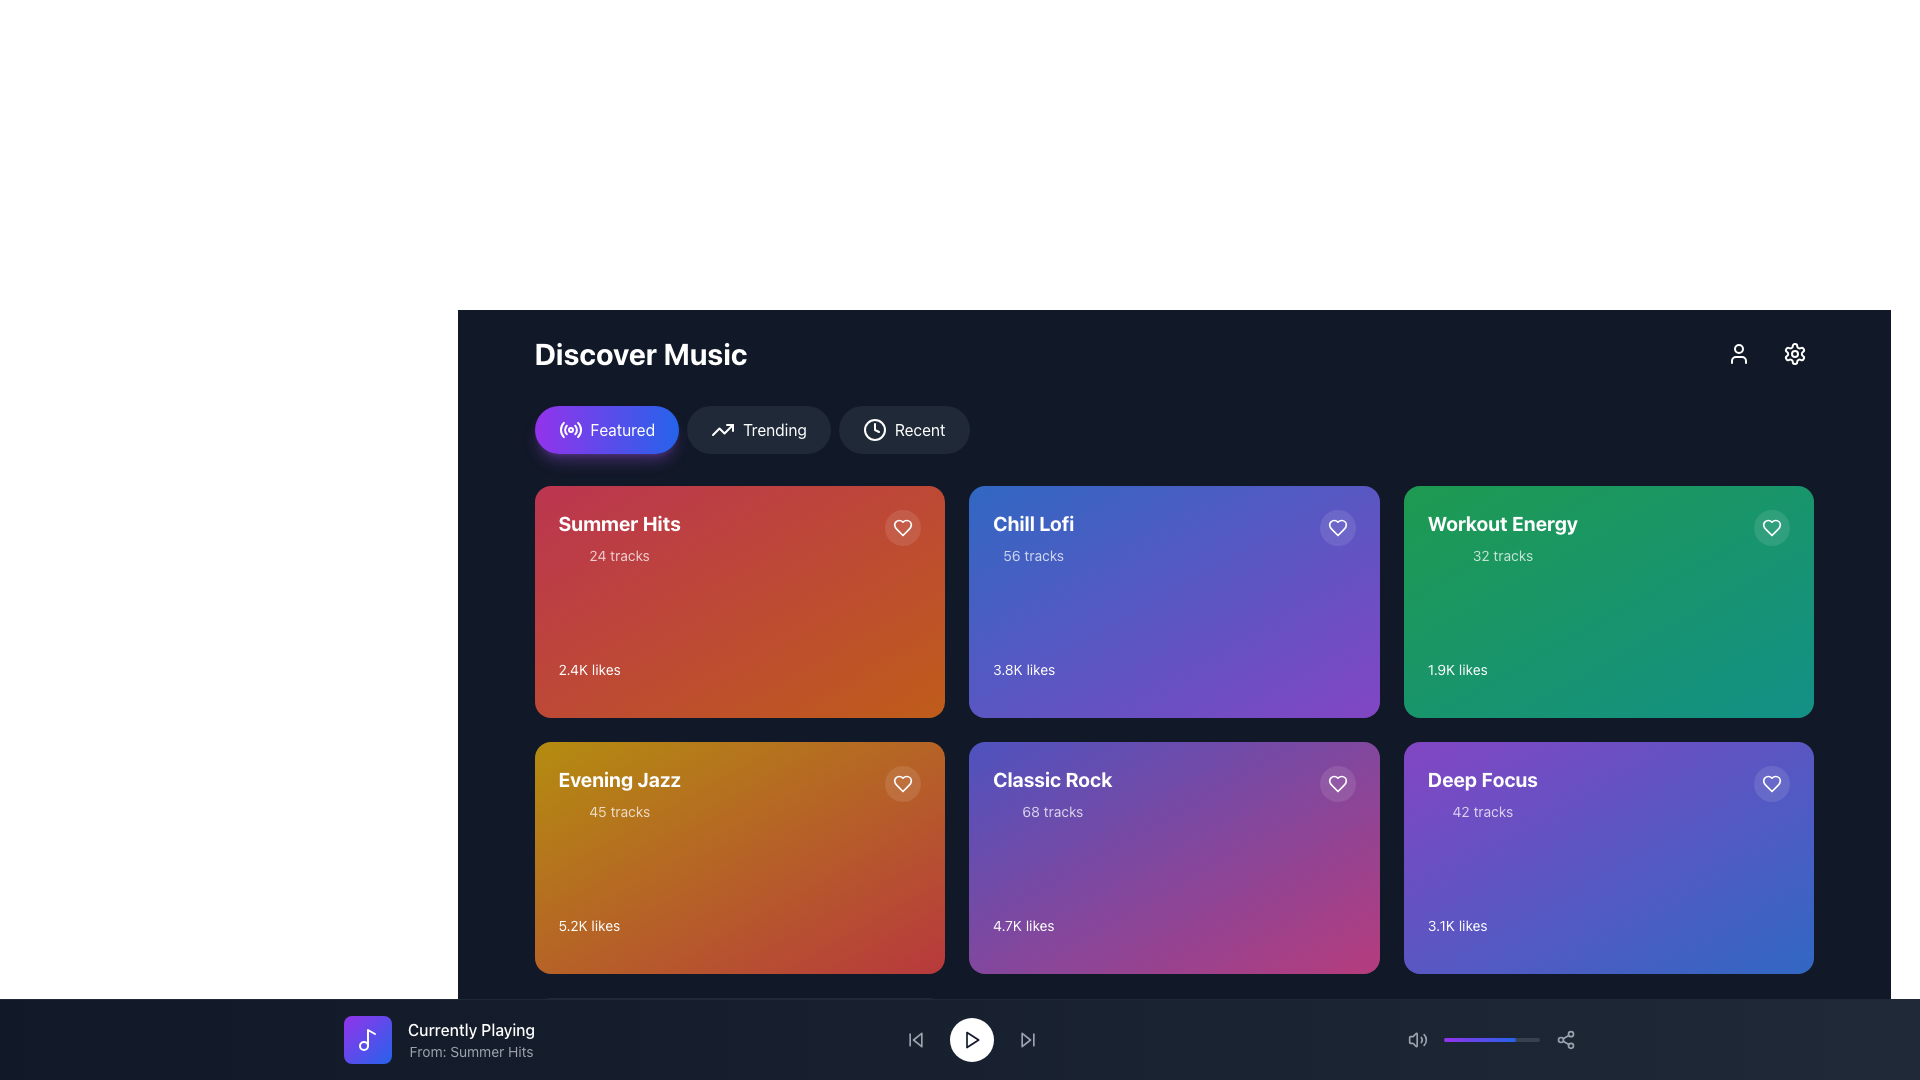 The width and height of the screenshot is (1920, 1080). I want to click on the 'Discover Music' text element, which is prominently displayed in large, bold white font at the top of the content area, so click(641, 353).